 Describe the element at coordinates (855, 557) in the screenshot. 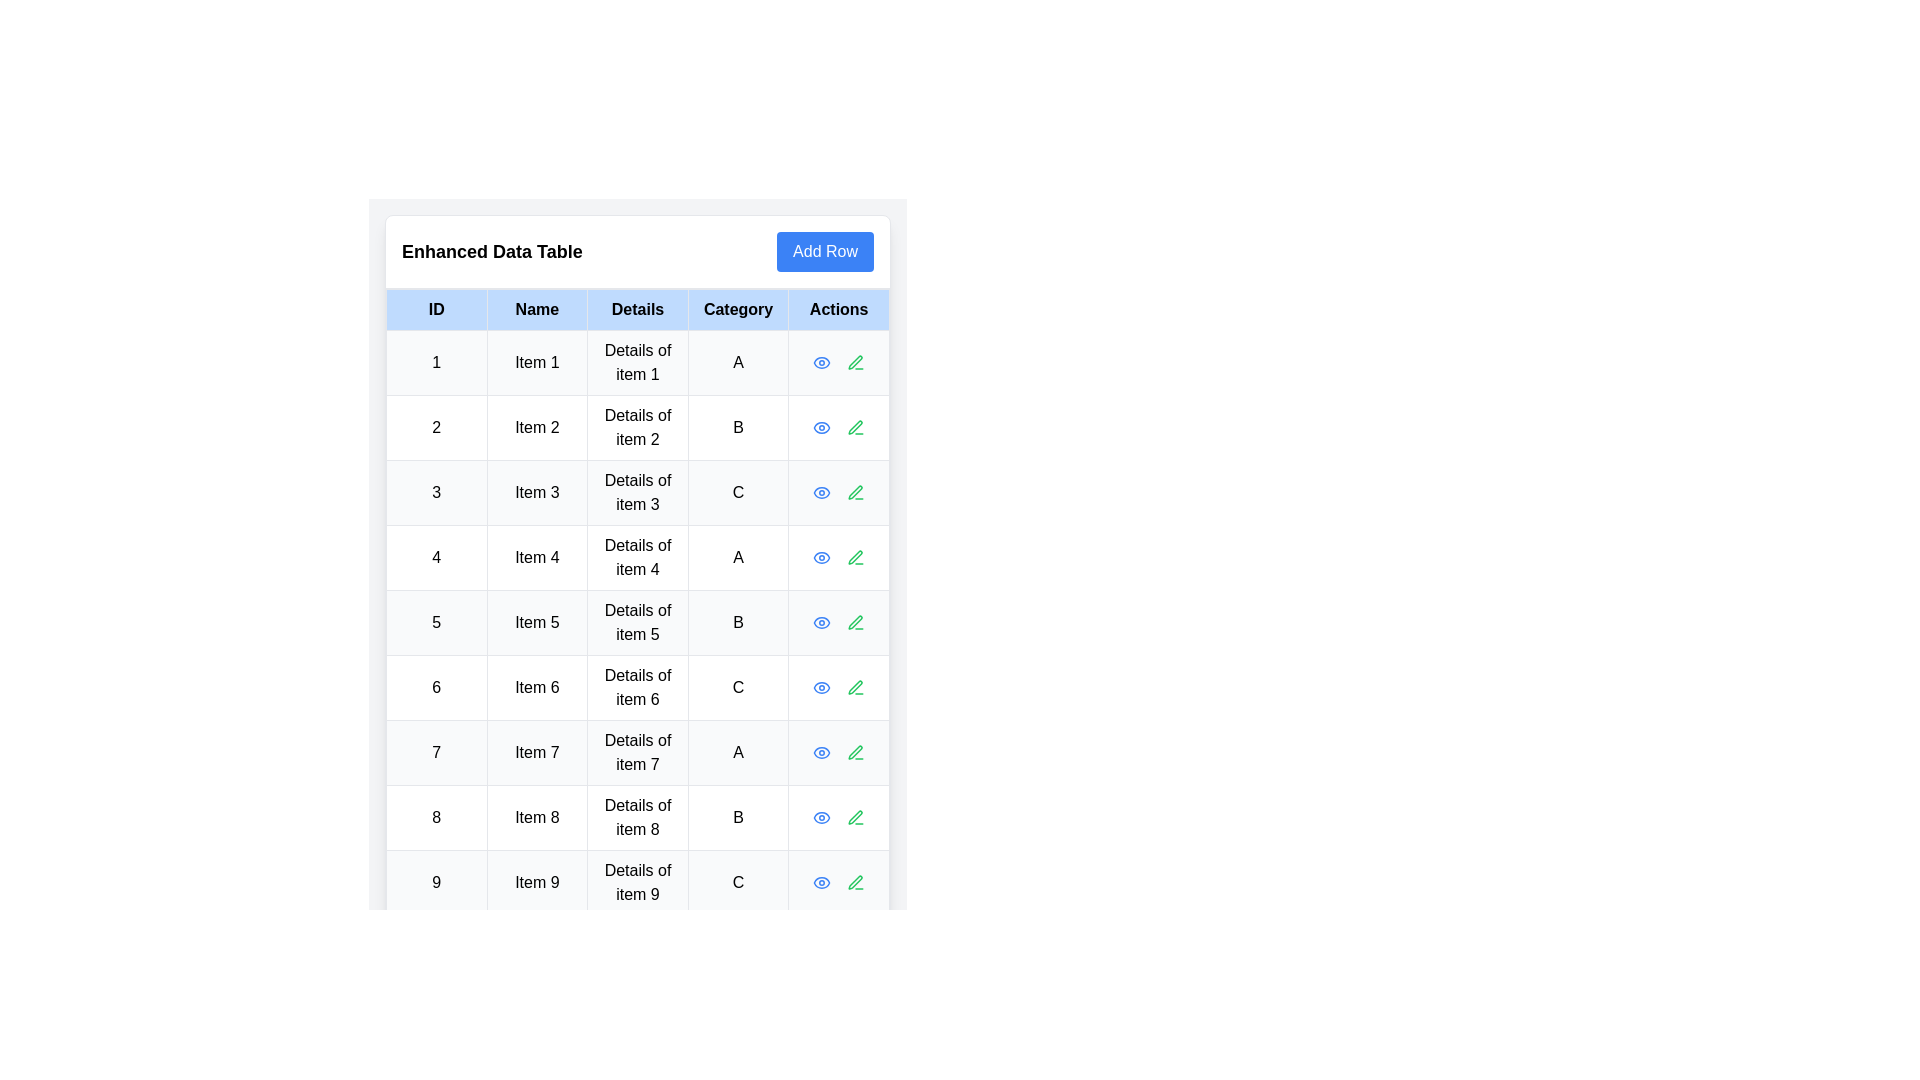

I see `the edit icon for 'Item 4' in the 'Actions' column` at that location.